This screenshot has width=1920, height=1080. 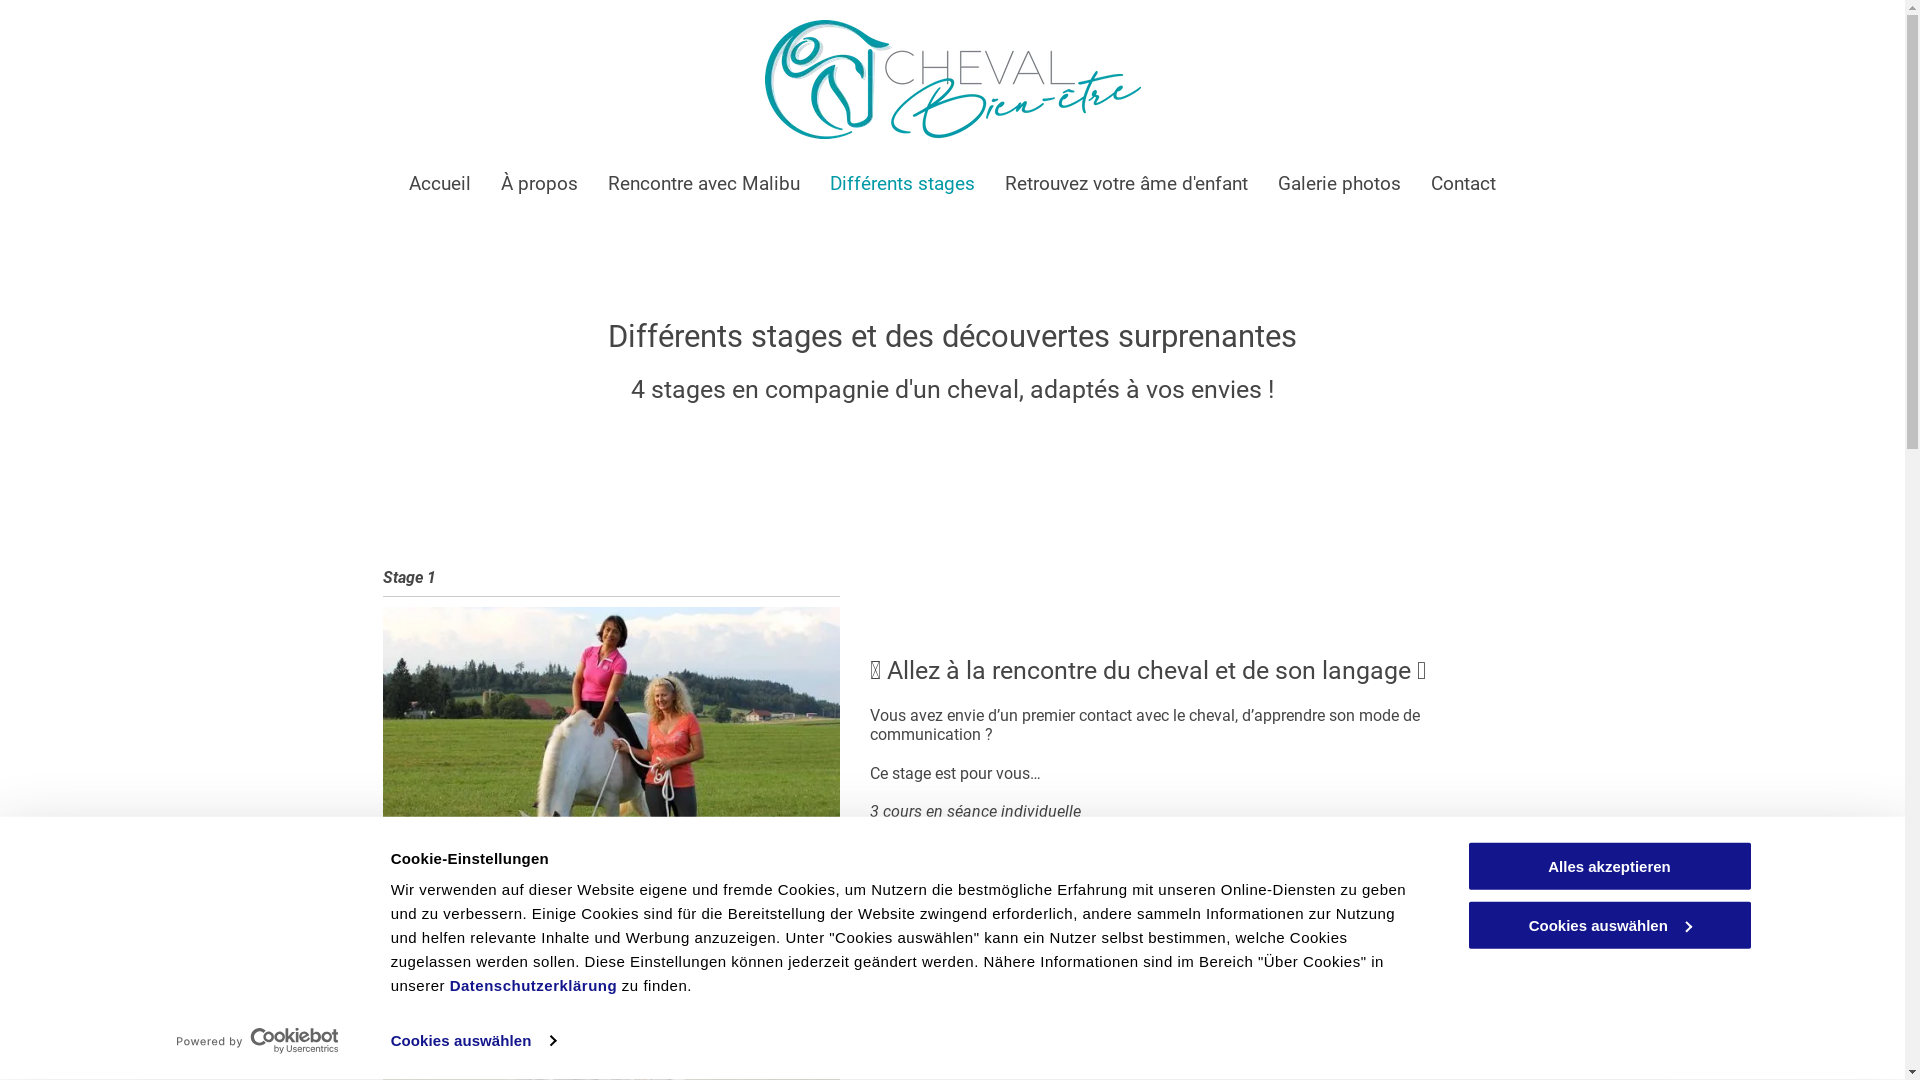 What do you see at coordinates (1463, 183) in the screenshot?
I see `'Contact'` at bounding box center [1463, 183].